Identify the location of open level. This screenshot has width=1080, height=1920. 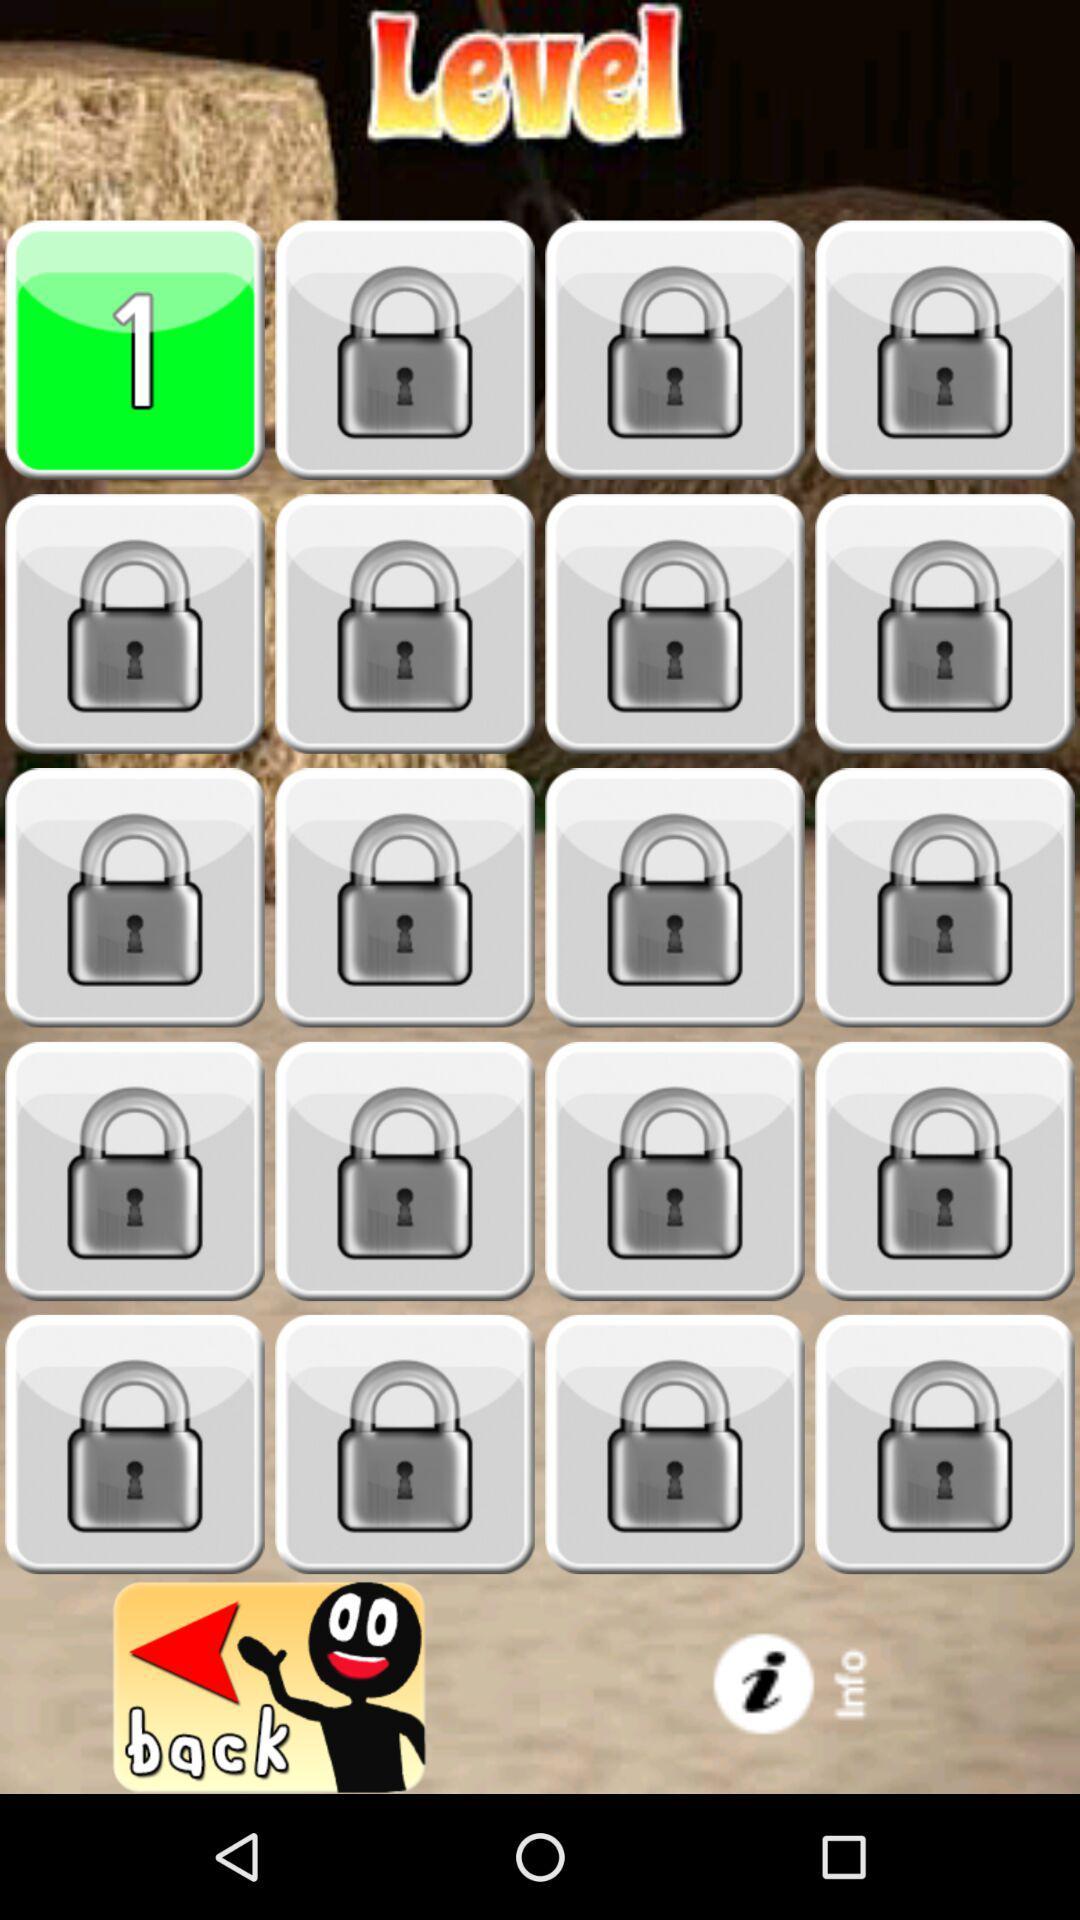
(135, 1171).